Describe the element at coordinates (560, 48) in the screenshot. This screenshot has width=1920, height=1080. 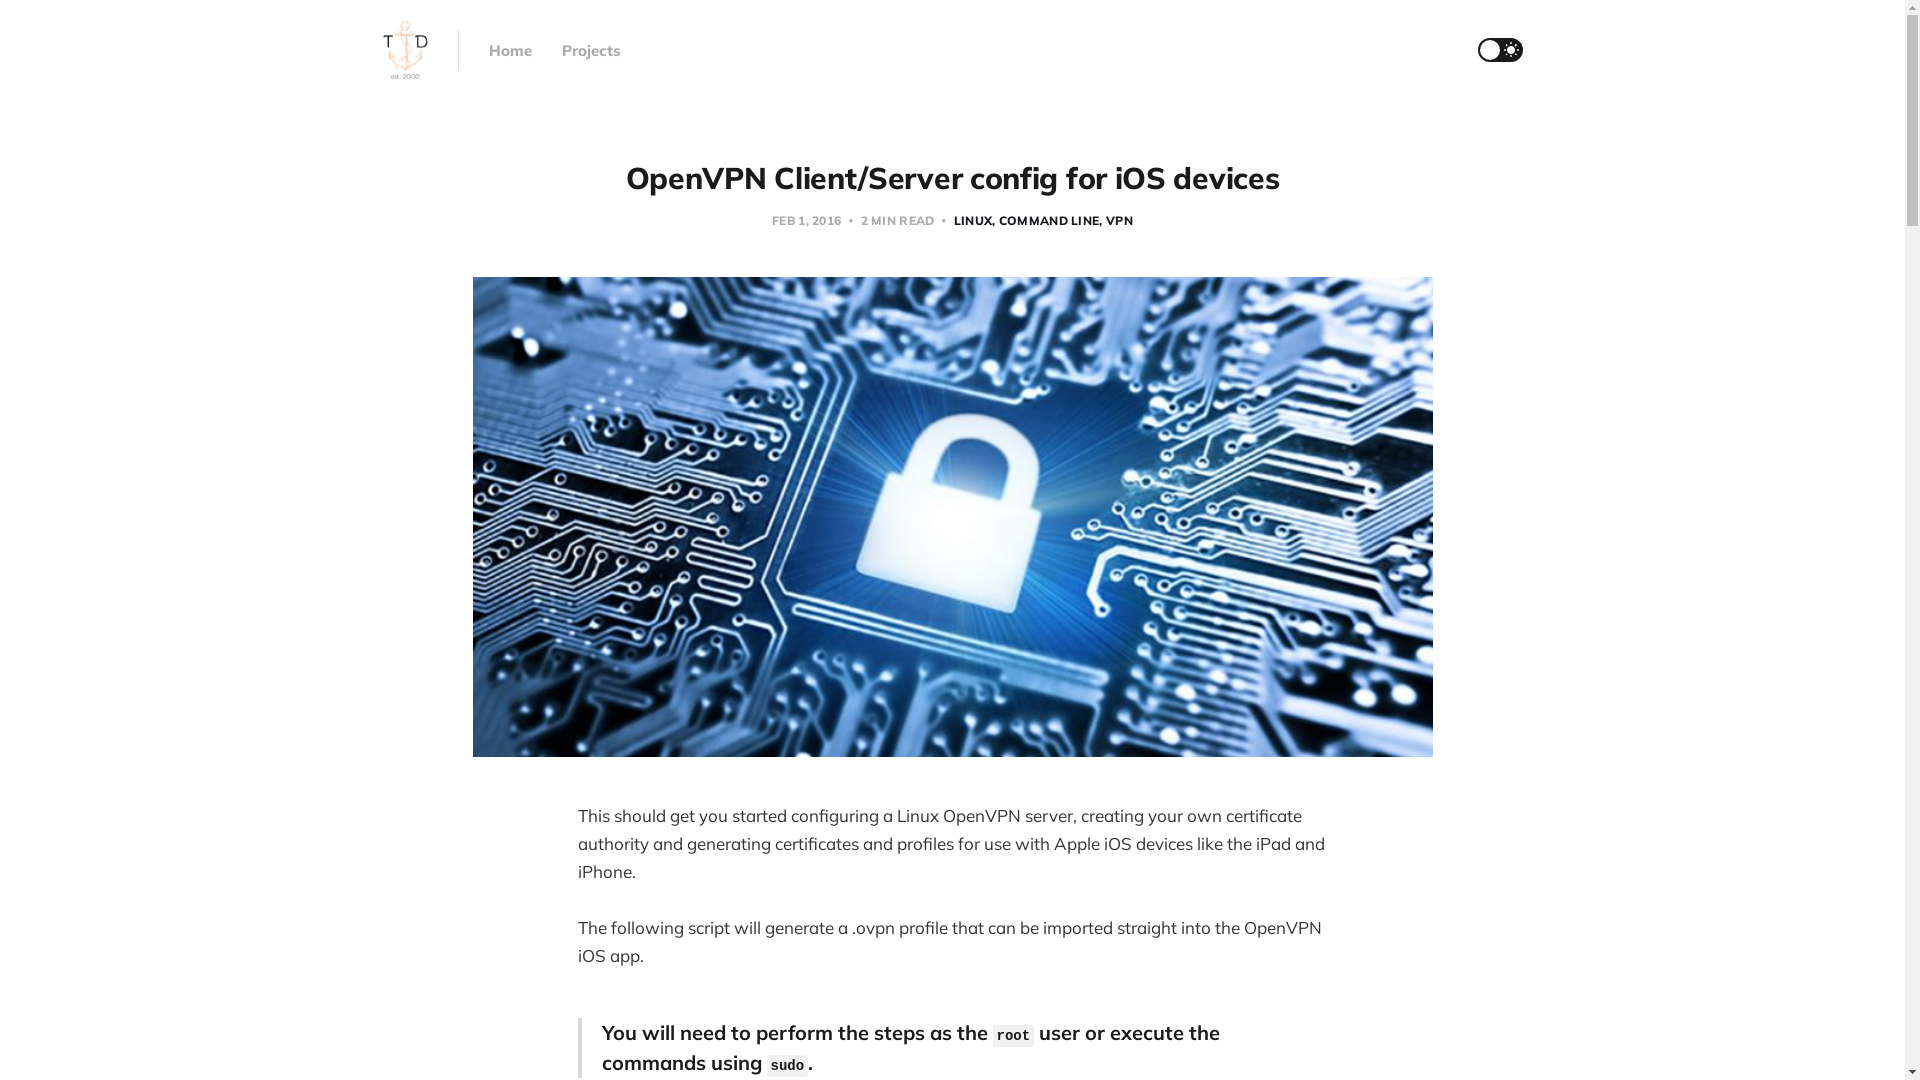
I see `'Projects'` at that location.